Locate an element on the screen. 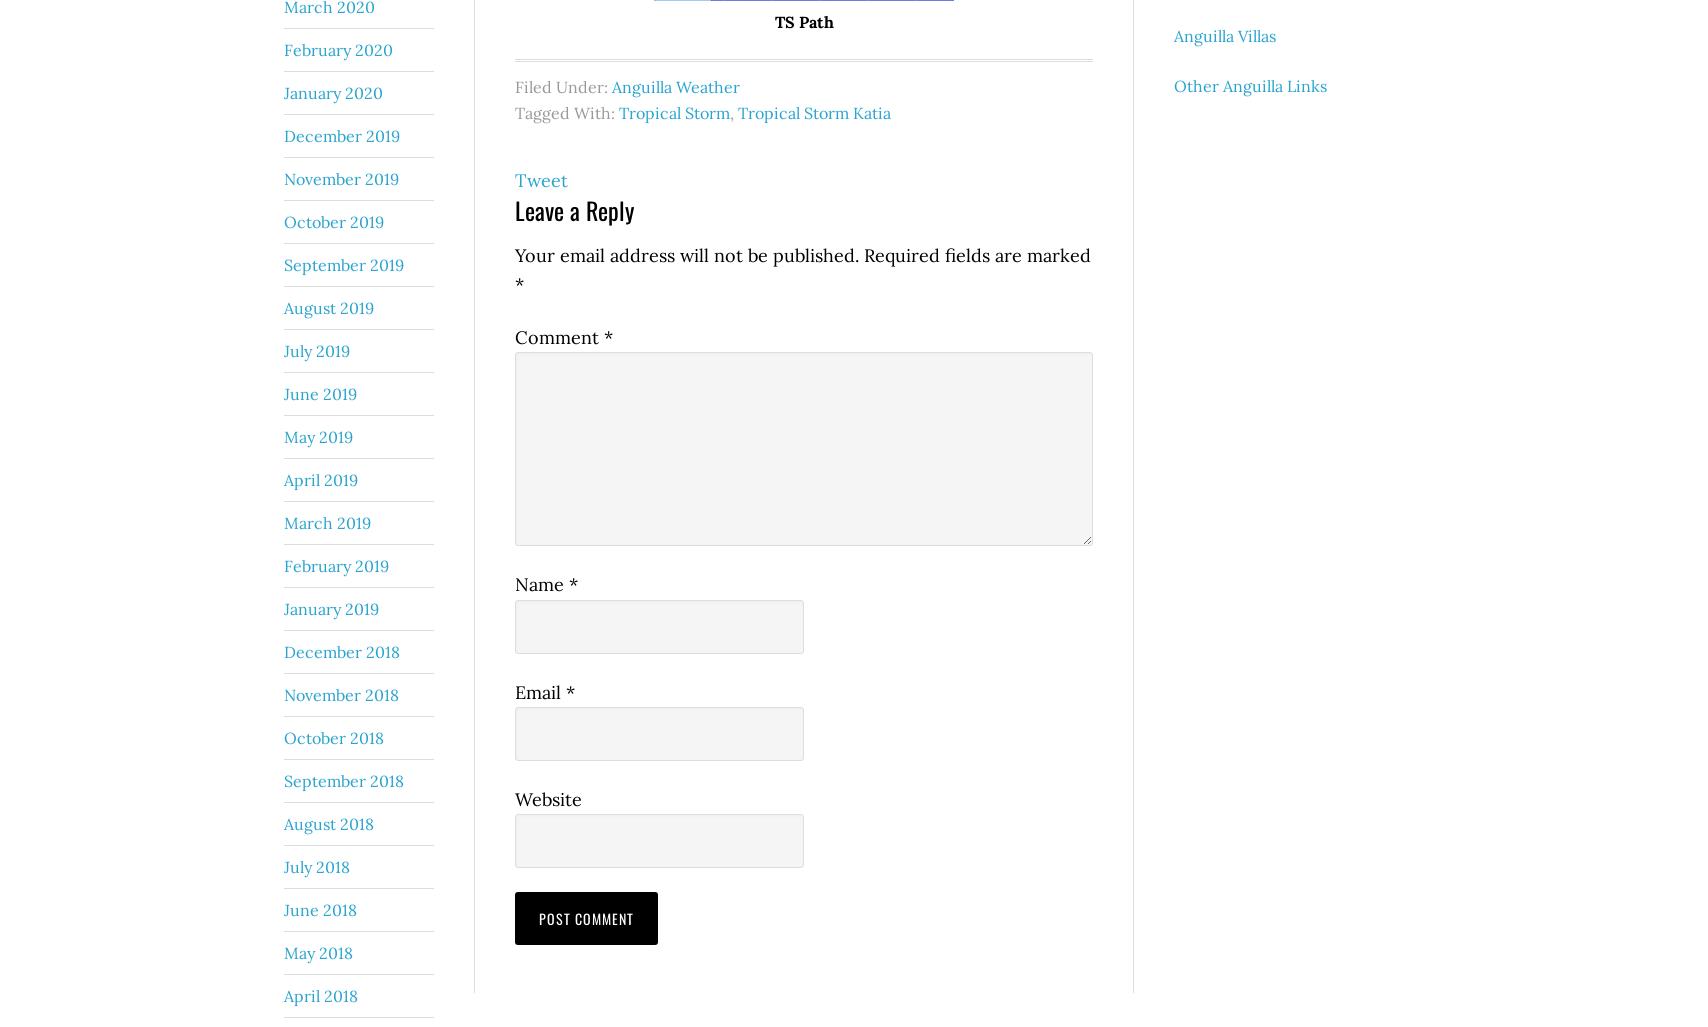  'November 2019' is located at coordinates (341, 176).